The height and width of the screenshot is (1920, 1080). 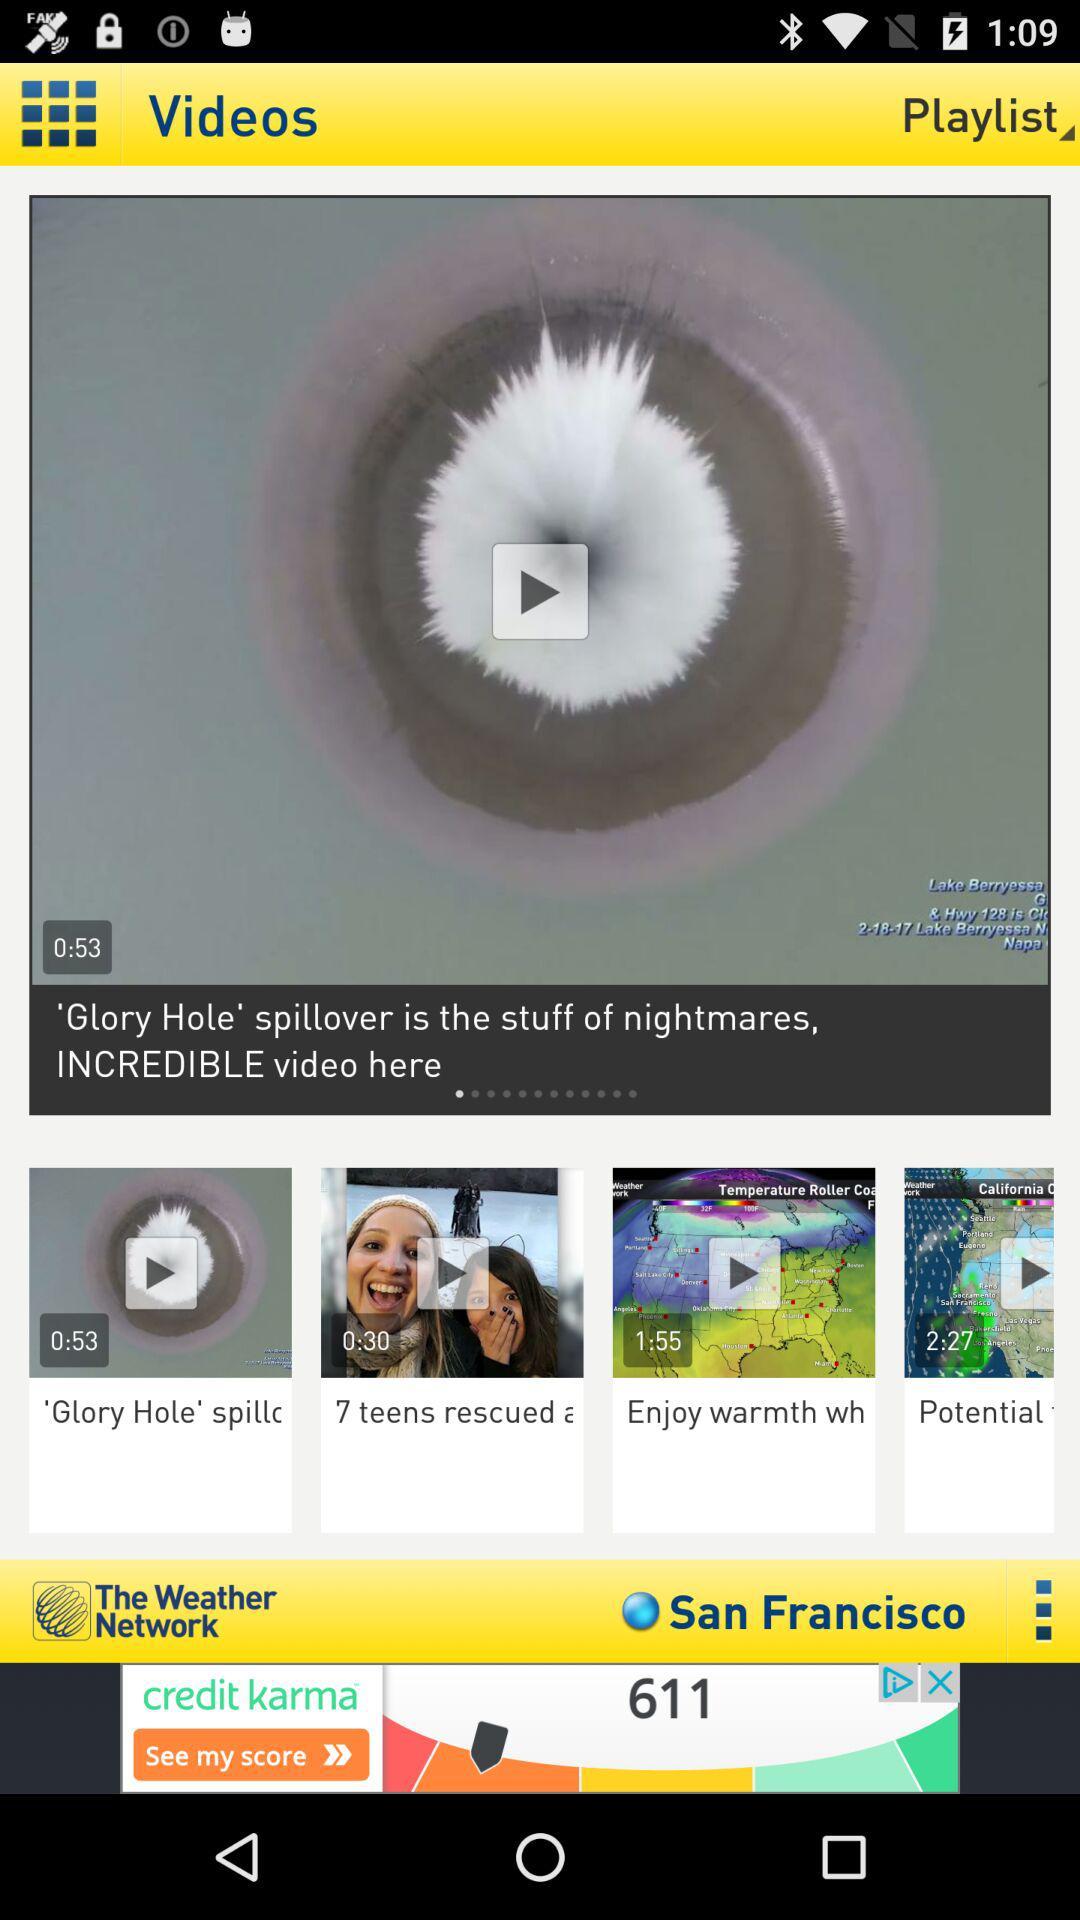 What do you see at coordinates (540, 590) in the screenshot?
I see `video` at bounding box center [540, 590].